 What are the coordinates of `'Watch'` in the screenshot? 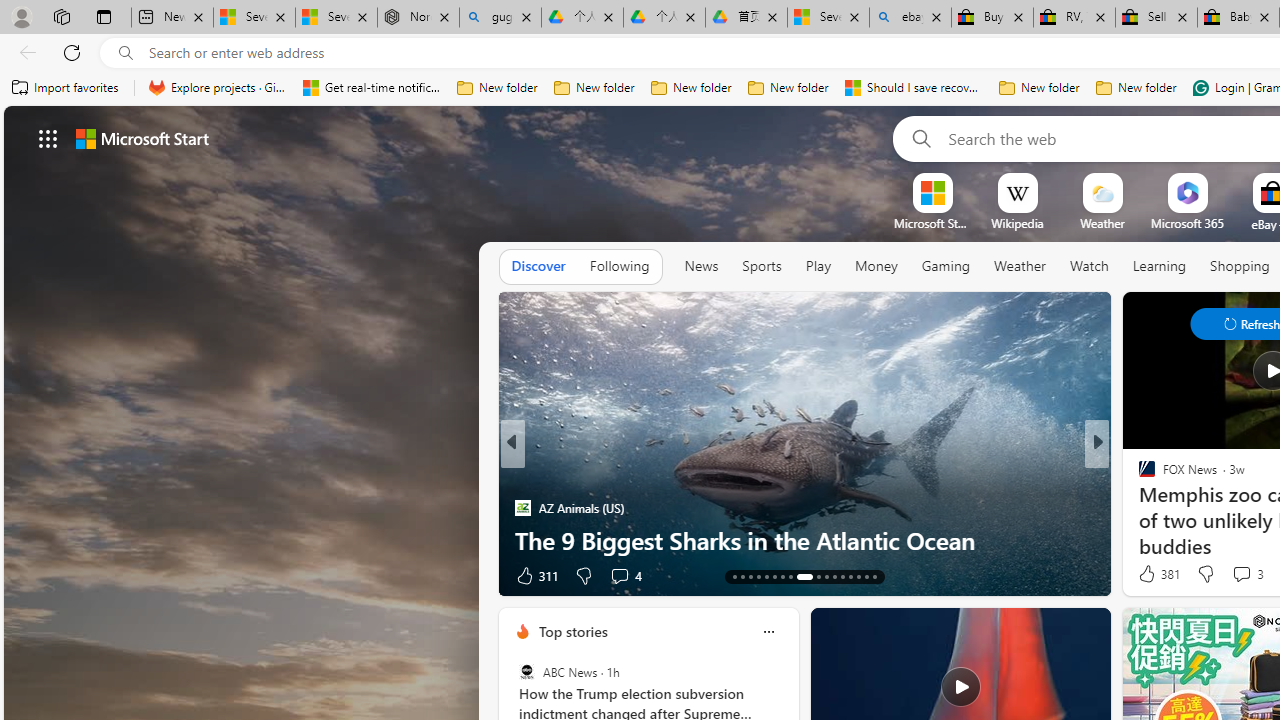 It's located at (1088, 265).